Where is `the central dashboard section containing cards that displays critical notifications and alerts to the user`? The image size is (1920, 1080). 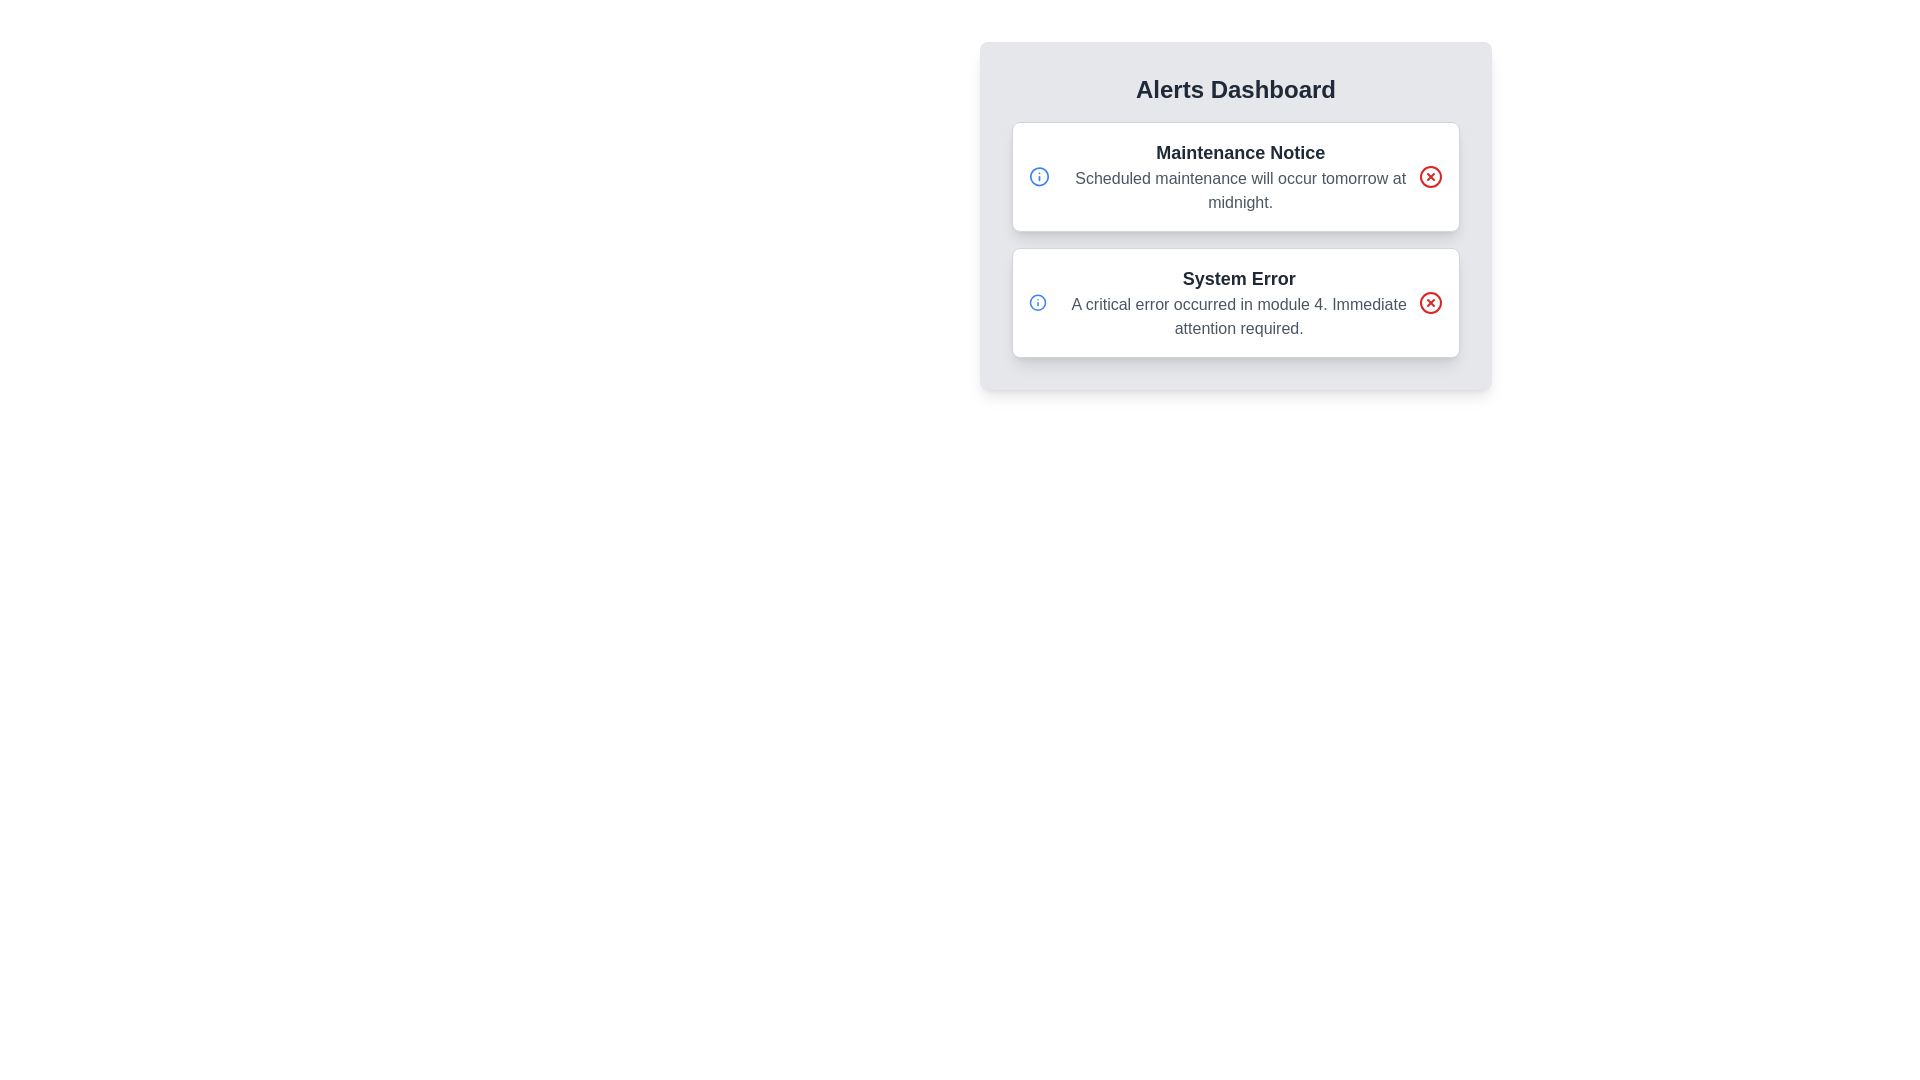 the central dashboard section containing cards that displays critical notifications and alerts to the user is located at coordinates (1235, 250).